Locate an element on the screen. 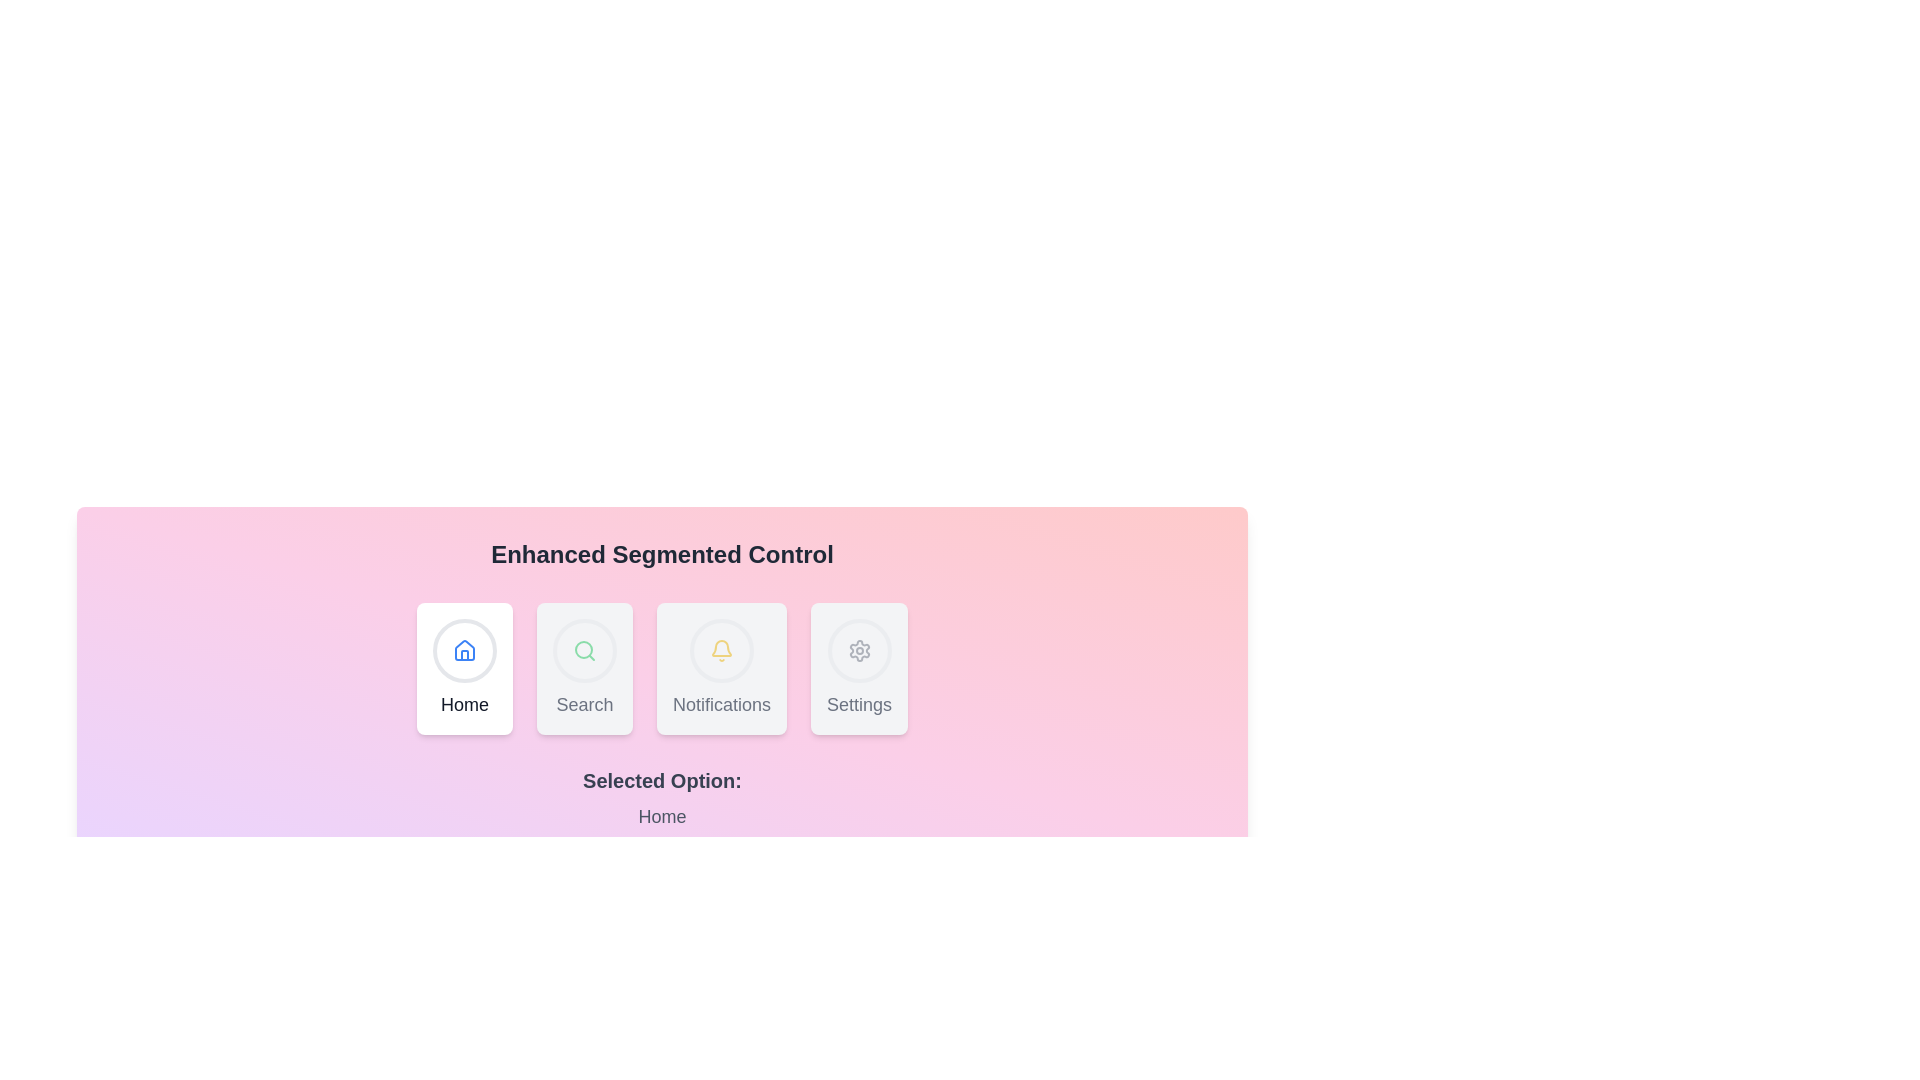 The width and height of the screenshot is (1920, 1080). the settings icon that resembles a gear, located in the fourth segmented control option under 'Enhanced Segmented Control' is located at coordinates (859, 651).